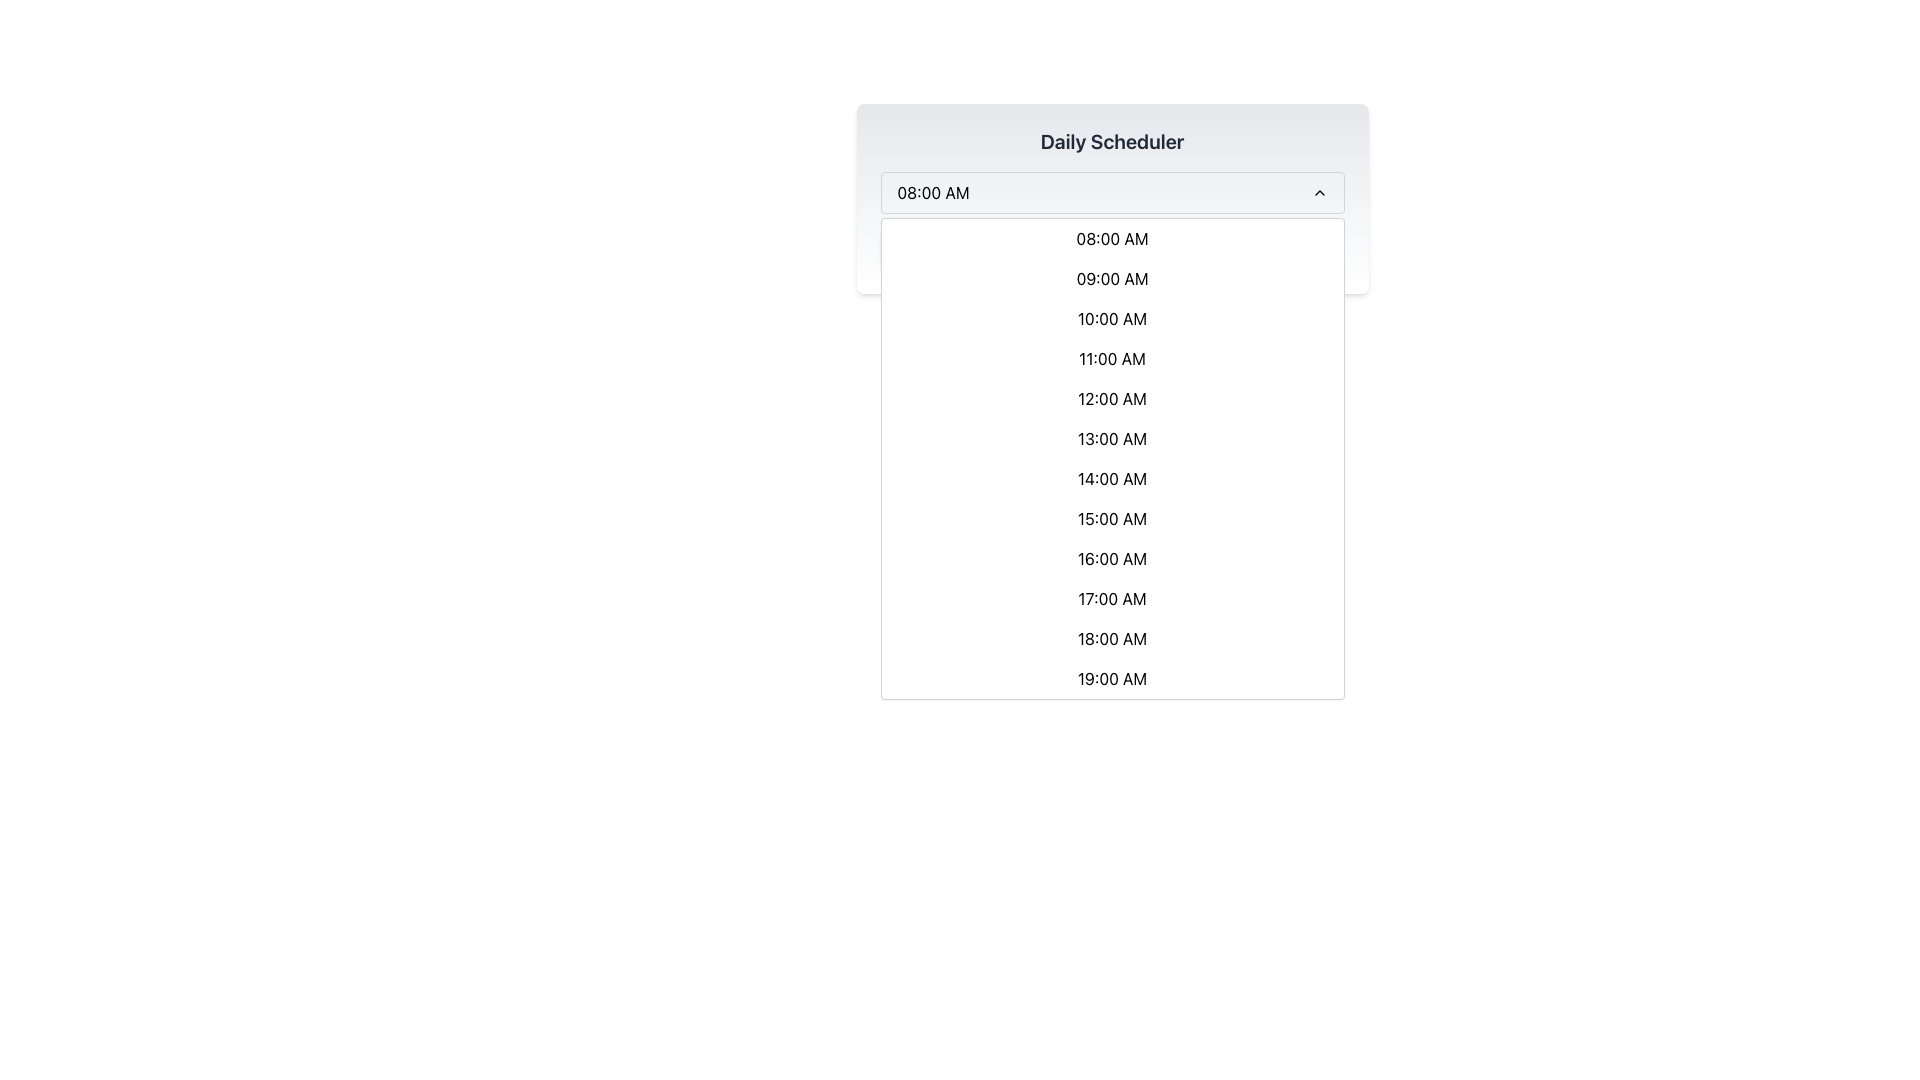  What do you see at coordinates (1111, 478) in the screenshot?
I see `the selectable list item displaying '14:00 AM' in a vertical dropdown menu` at bounding box center [1111, 478].